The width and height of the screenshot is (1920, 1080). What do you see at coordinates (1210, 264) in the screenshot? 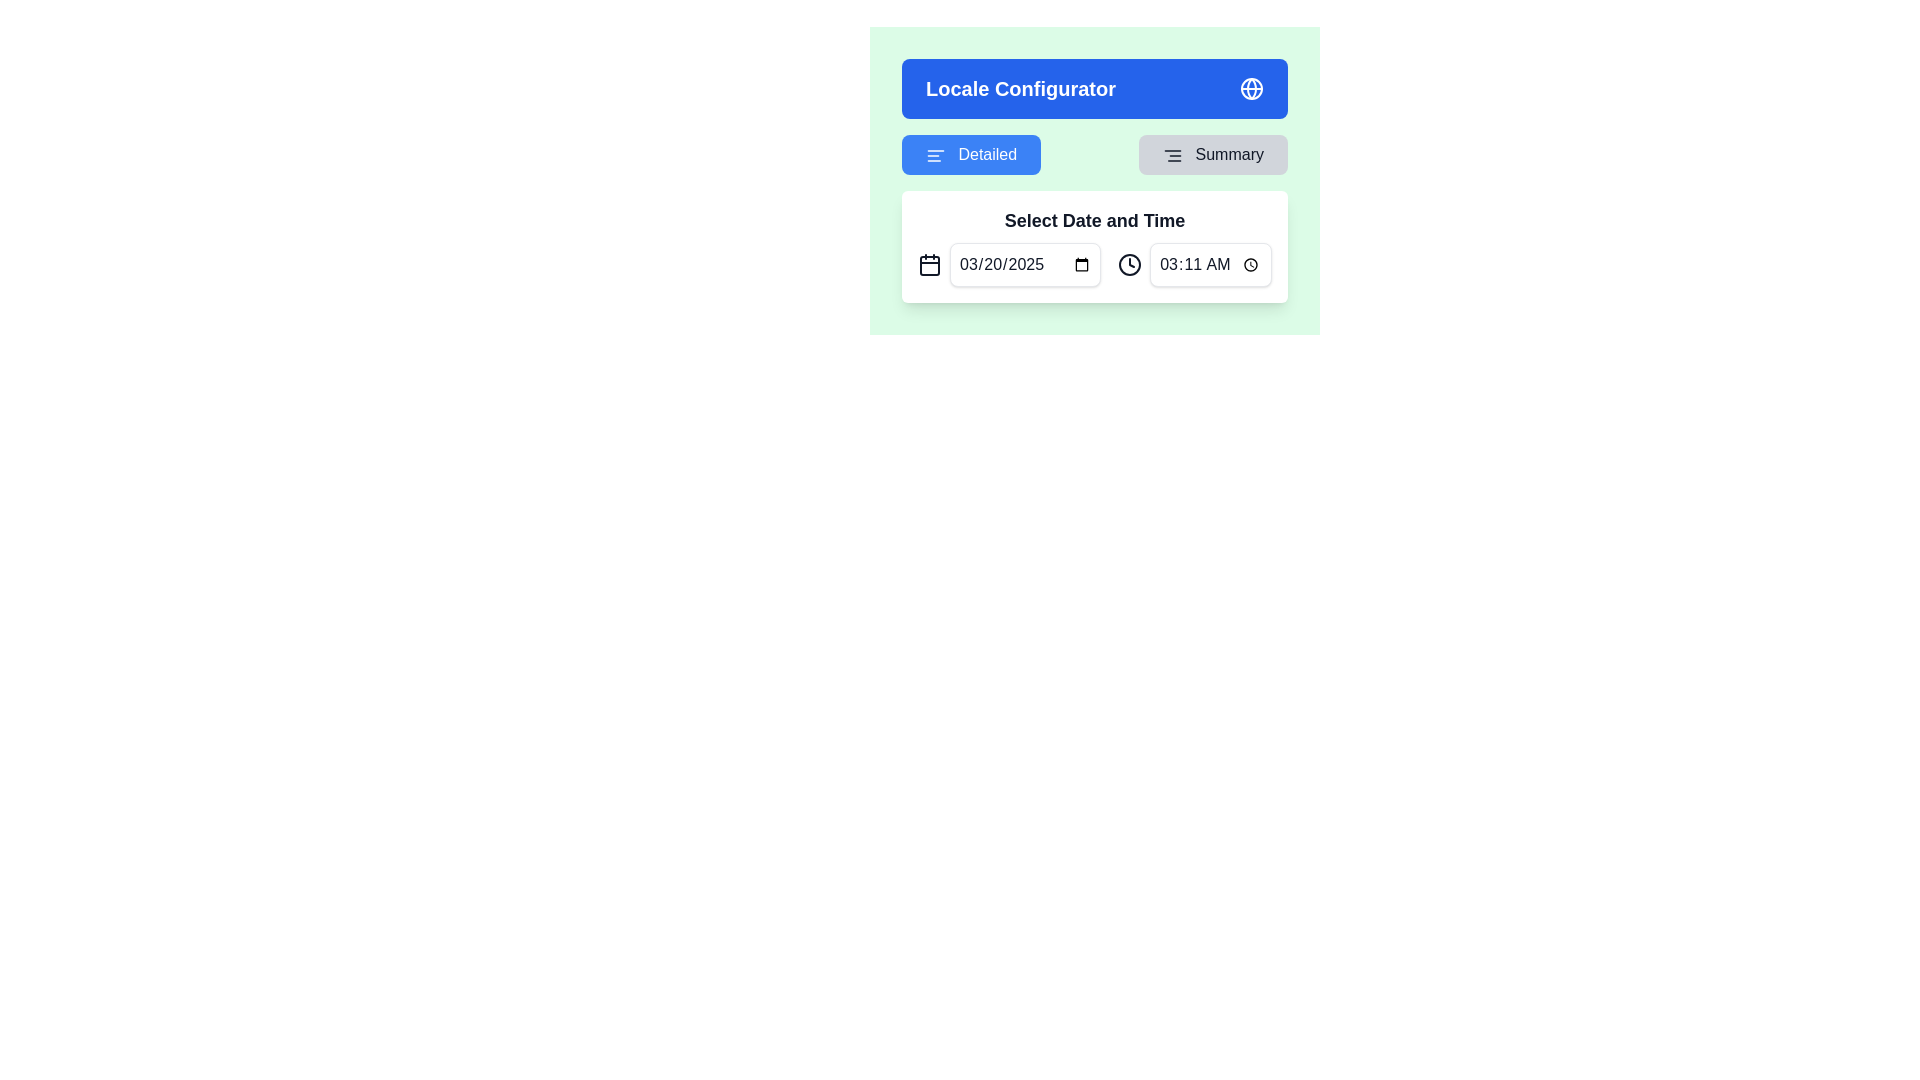
I see `the Time input field located in the bottom-right section of the 'Select Date and Time' form` at bounding box center [1210, 264].